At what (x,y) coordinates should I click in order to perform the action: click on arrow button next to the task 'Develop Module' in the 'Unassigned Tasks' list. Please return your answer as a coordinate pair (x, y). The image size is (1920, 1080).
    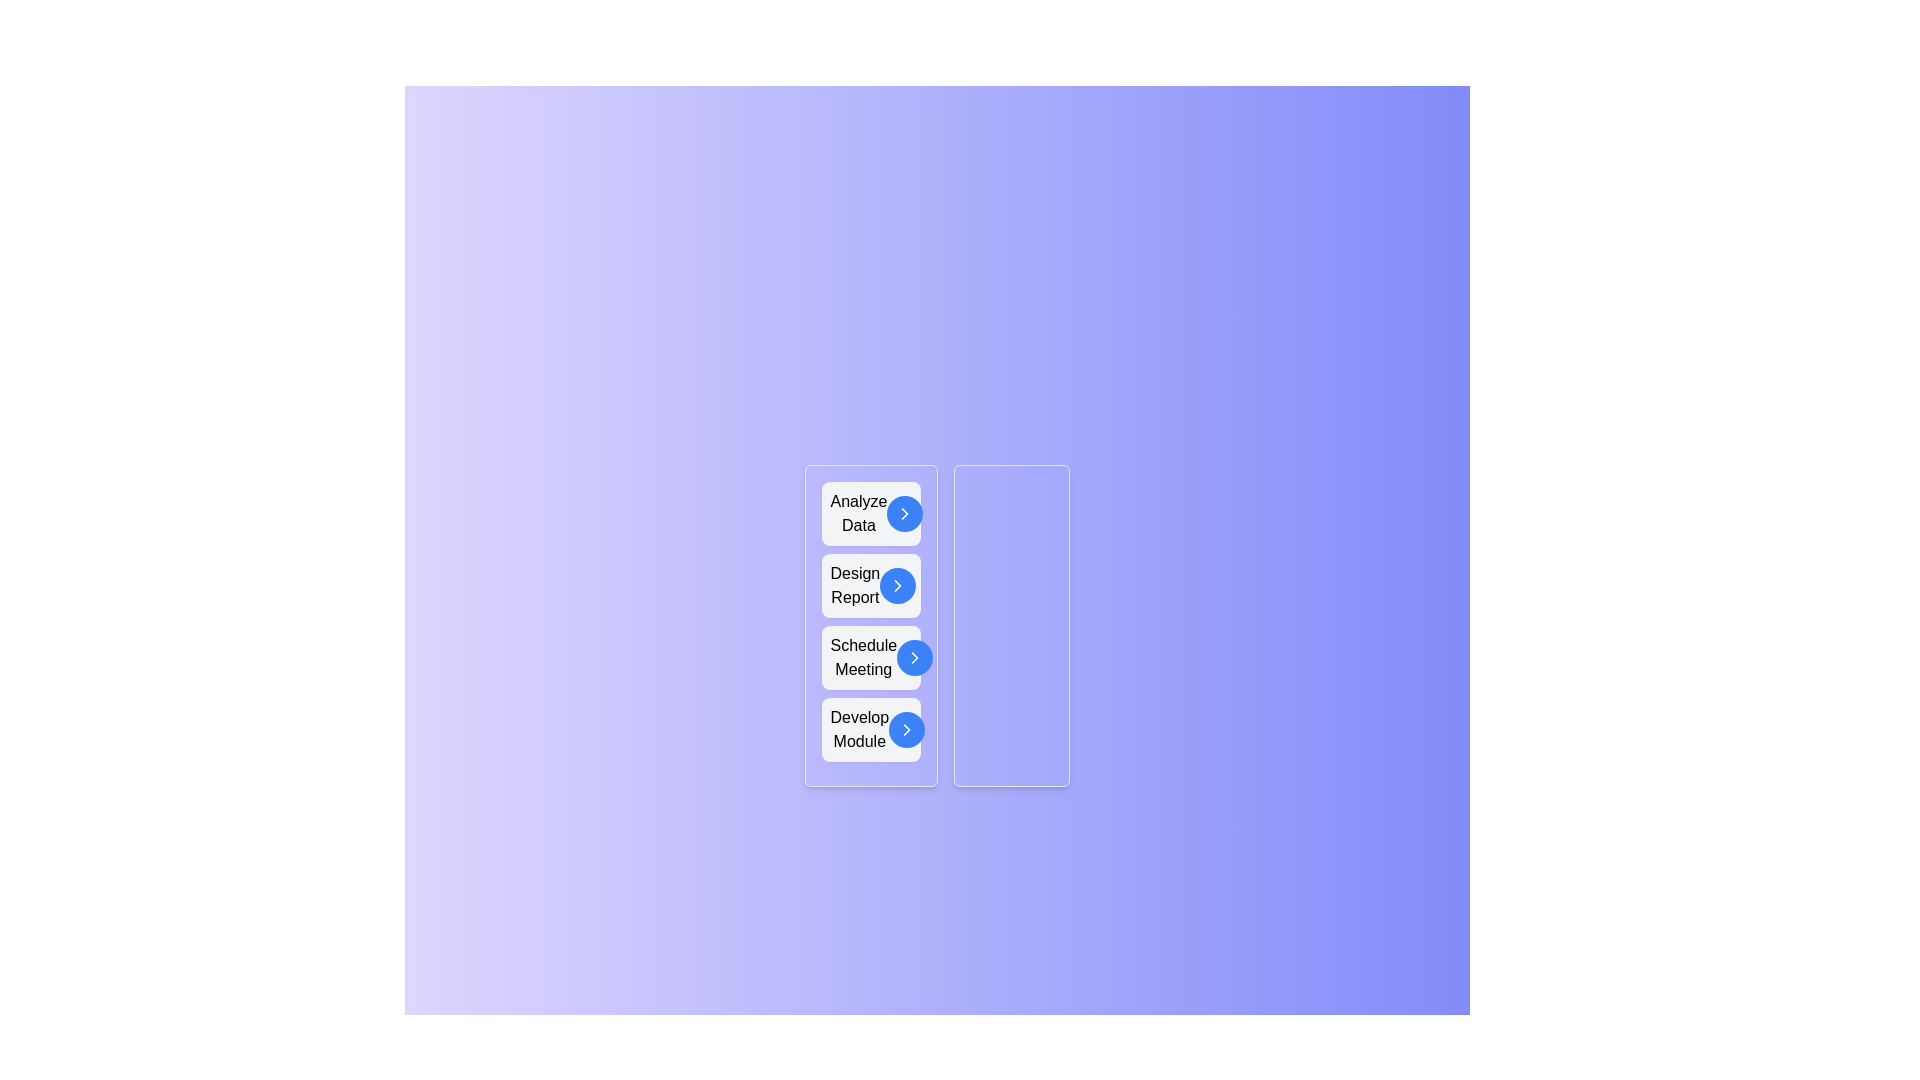
    Looking at the image, I should click on (906, 729).